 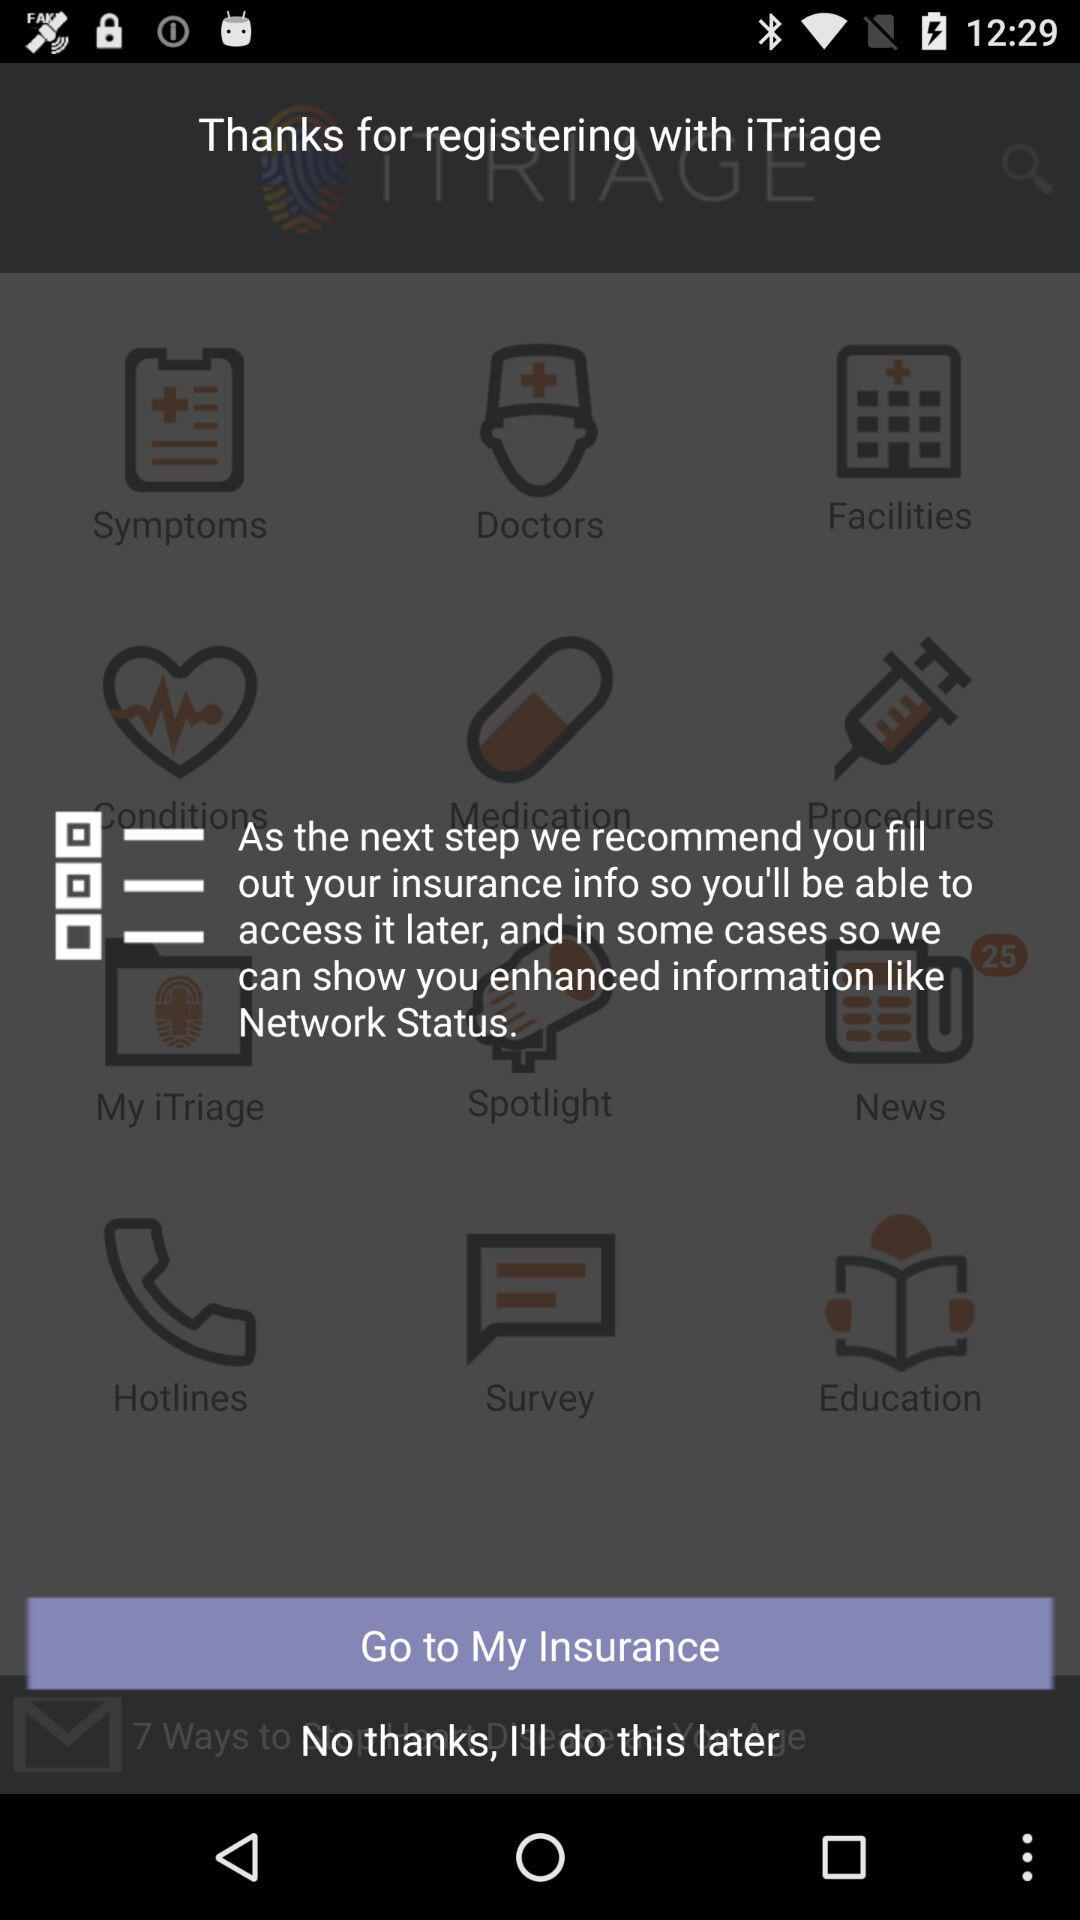 What do you see at coordinates (540, 1744) in the screenshot?
I see `the no thanks i icon` at bounding box center [540, 1744].